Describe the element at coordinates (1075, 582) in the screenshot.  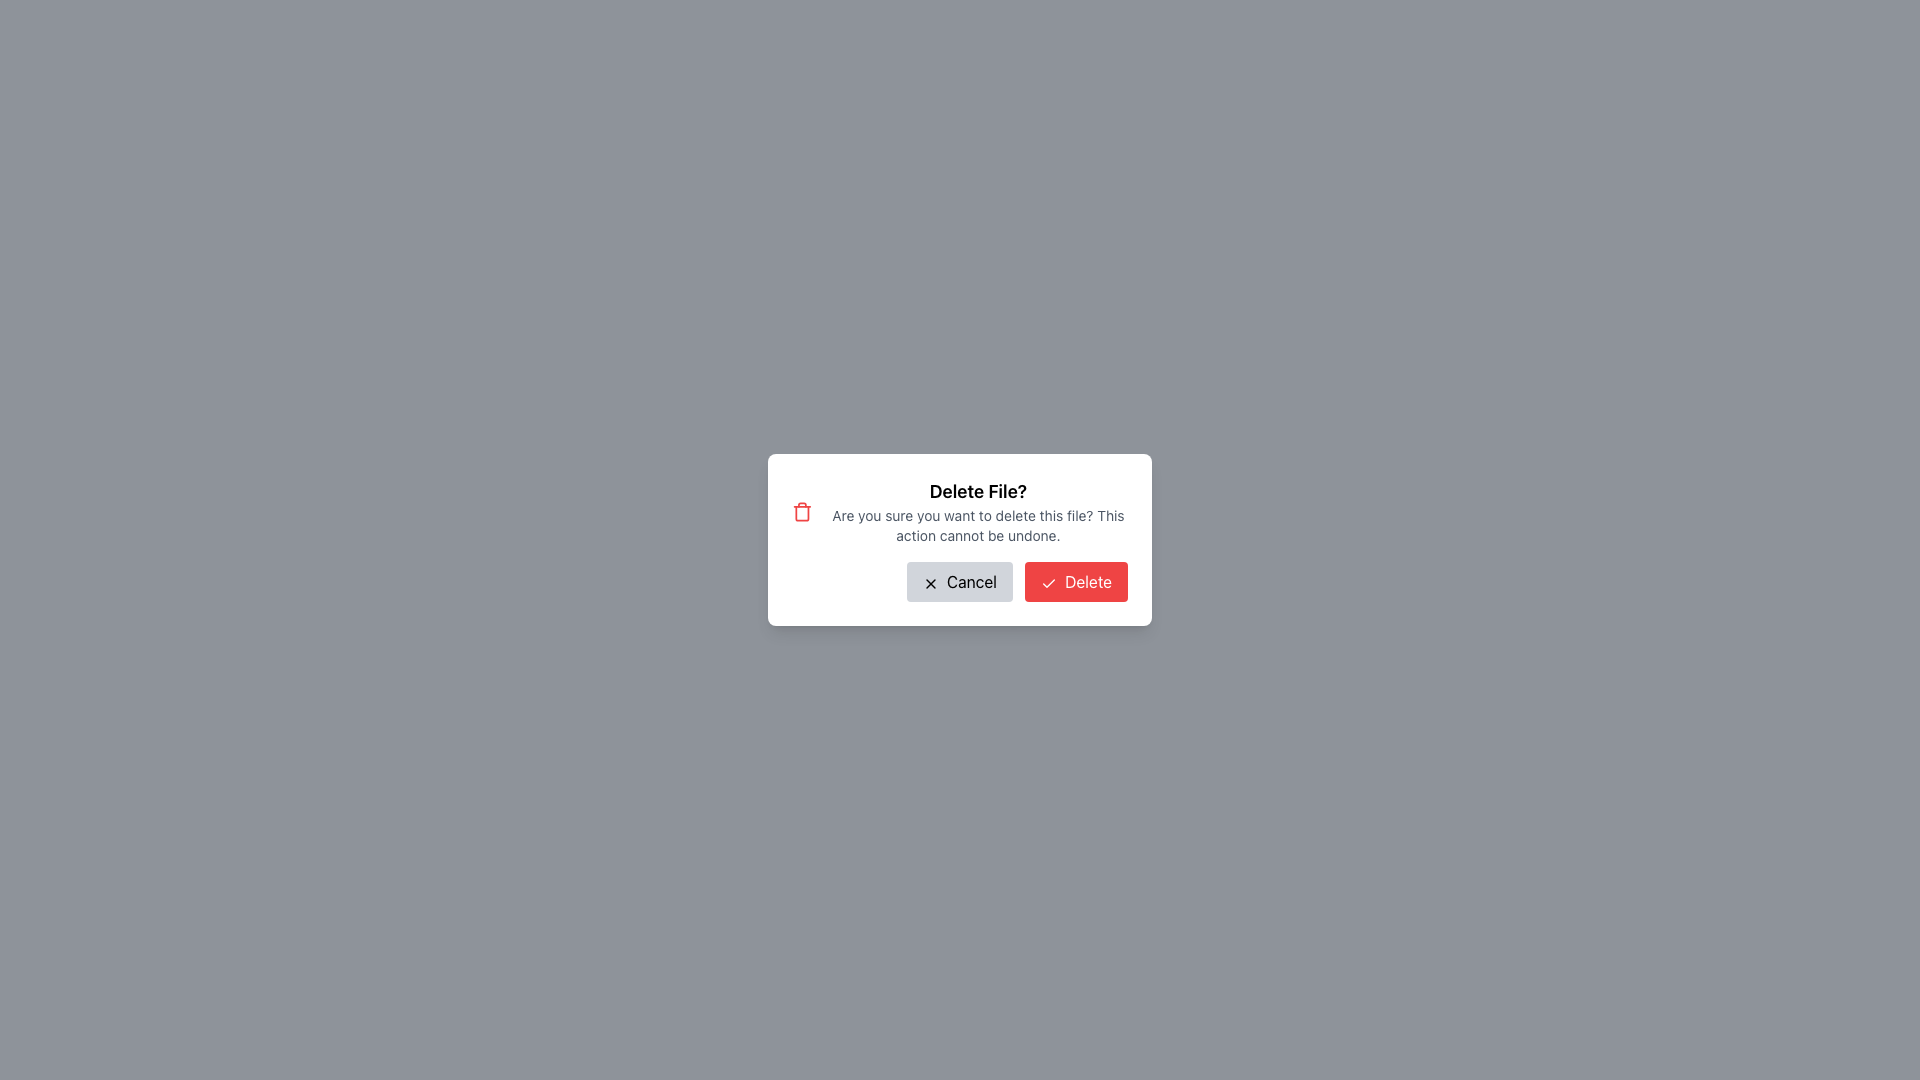
I see `the 'Delete' button with a red background and white text` at that location.